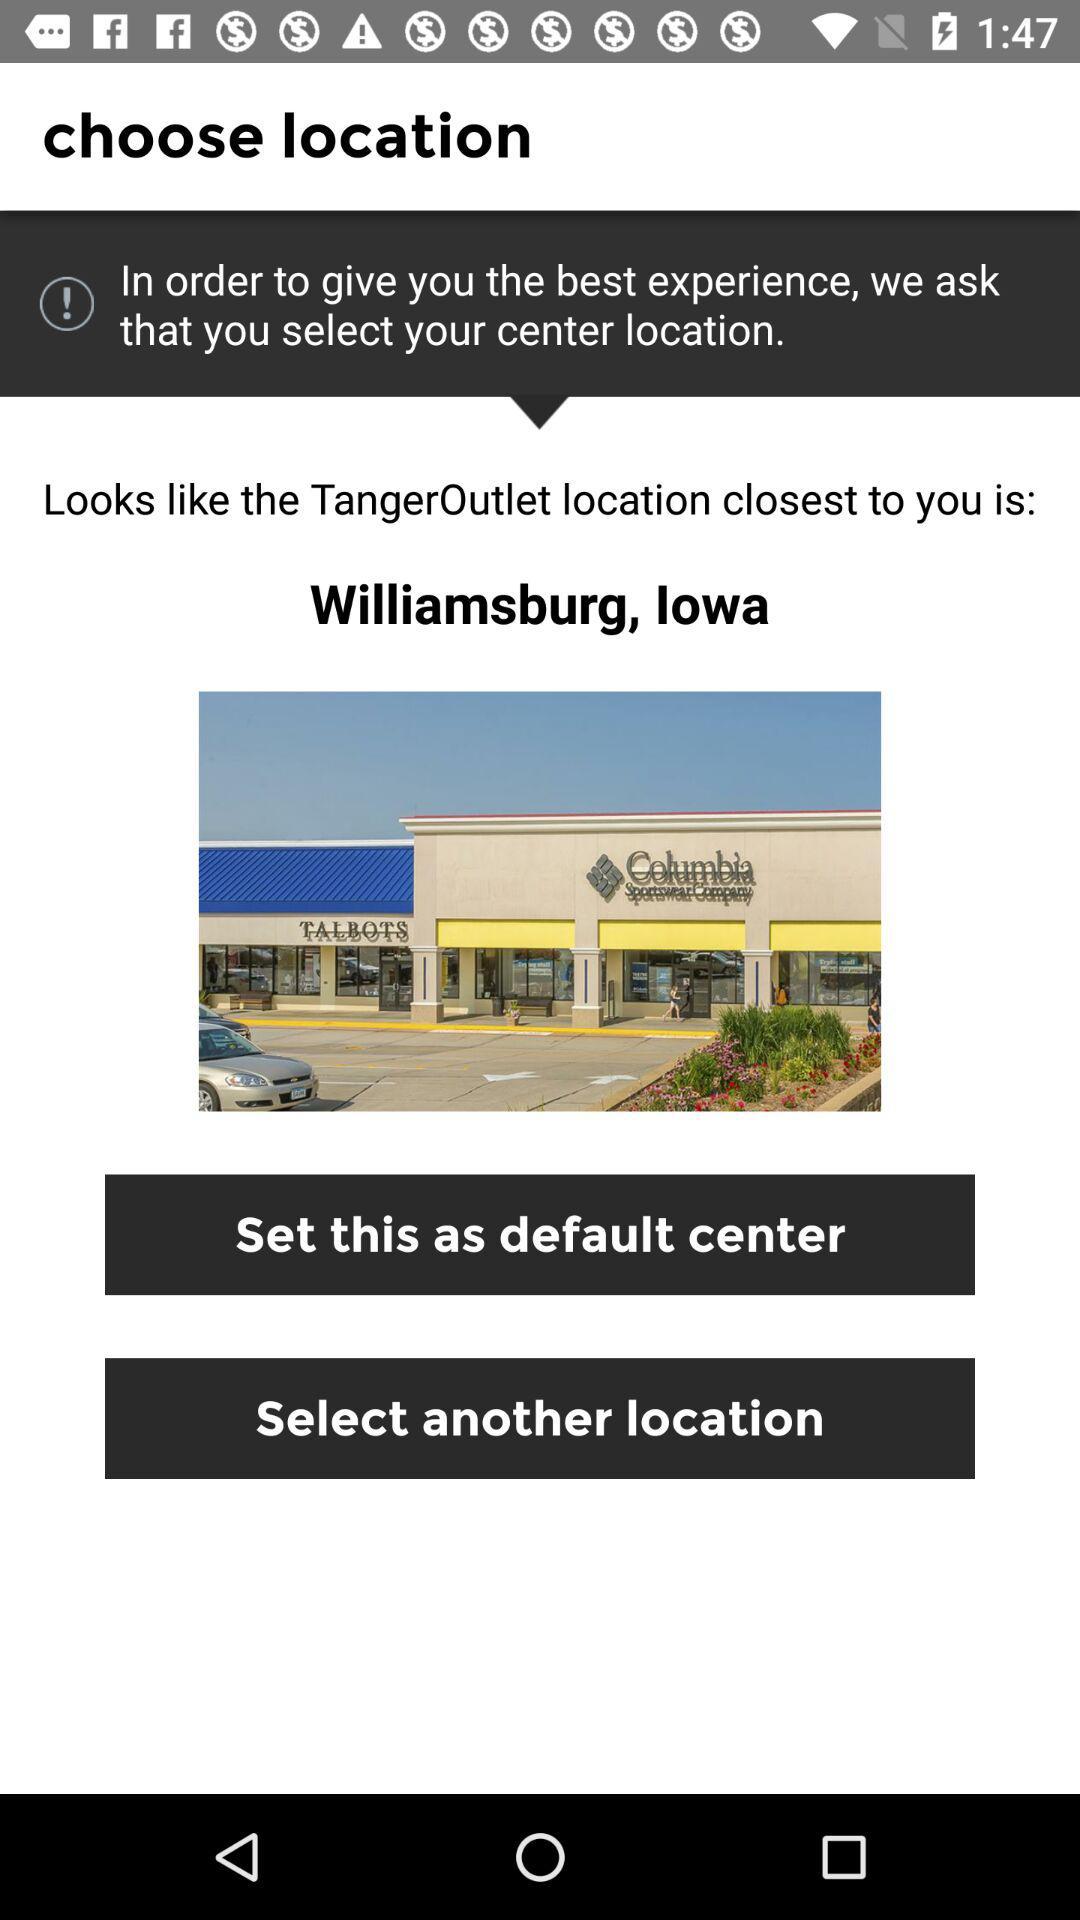 Image resolution: width=1080 pixels, height=1920 pixels. Describe the element at coordinates (540, 1233) in the screenshot. I see `set this as icon` at that location.